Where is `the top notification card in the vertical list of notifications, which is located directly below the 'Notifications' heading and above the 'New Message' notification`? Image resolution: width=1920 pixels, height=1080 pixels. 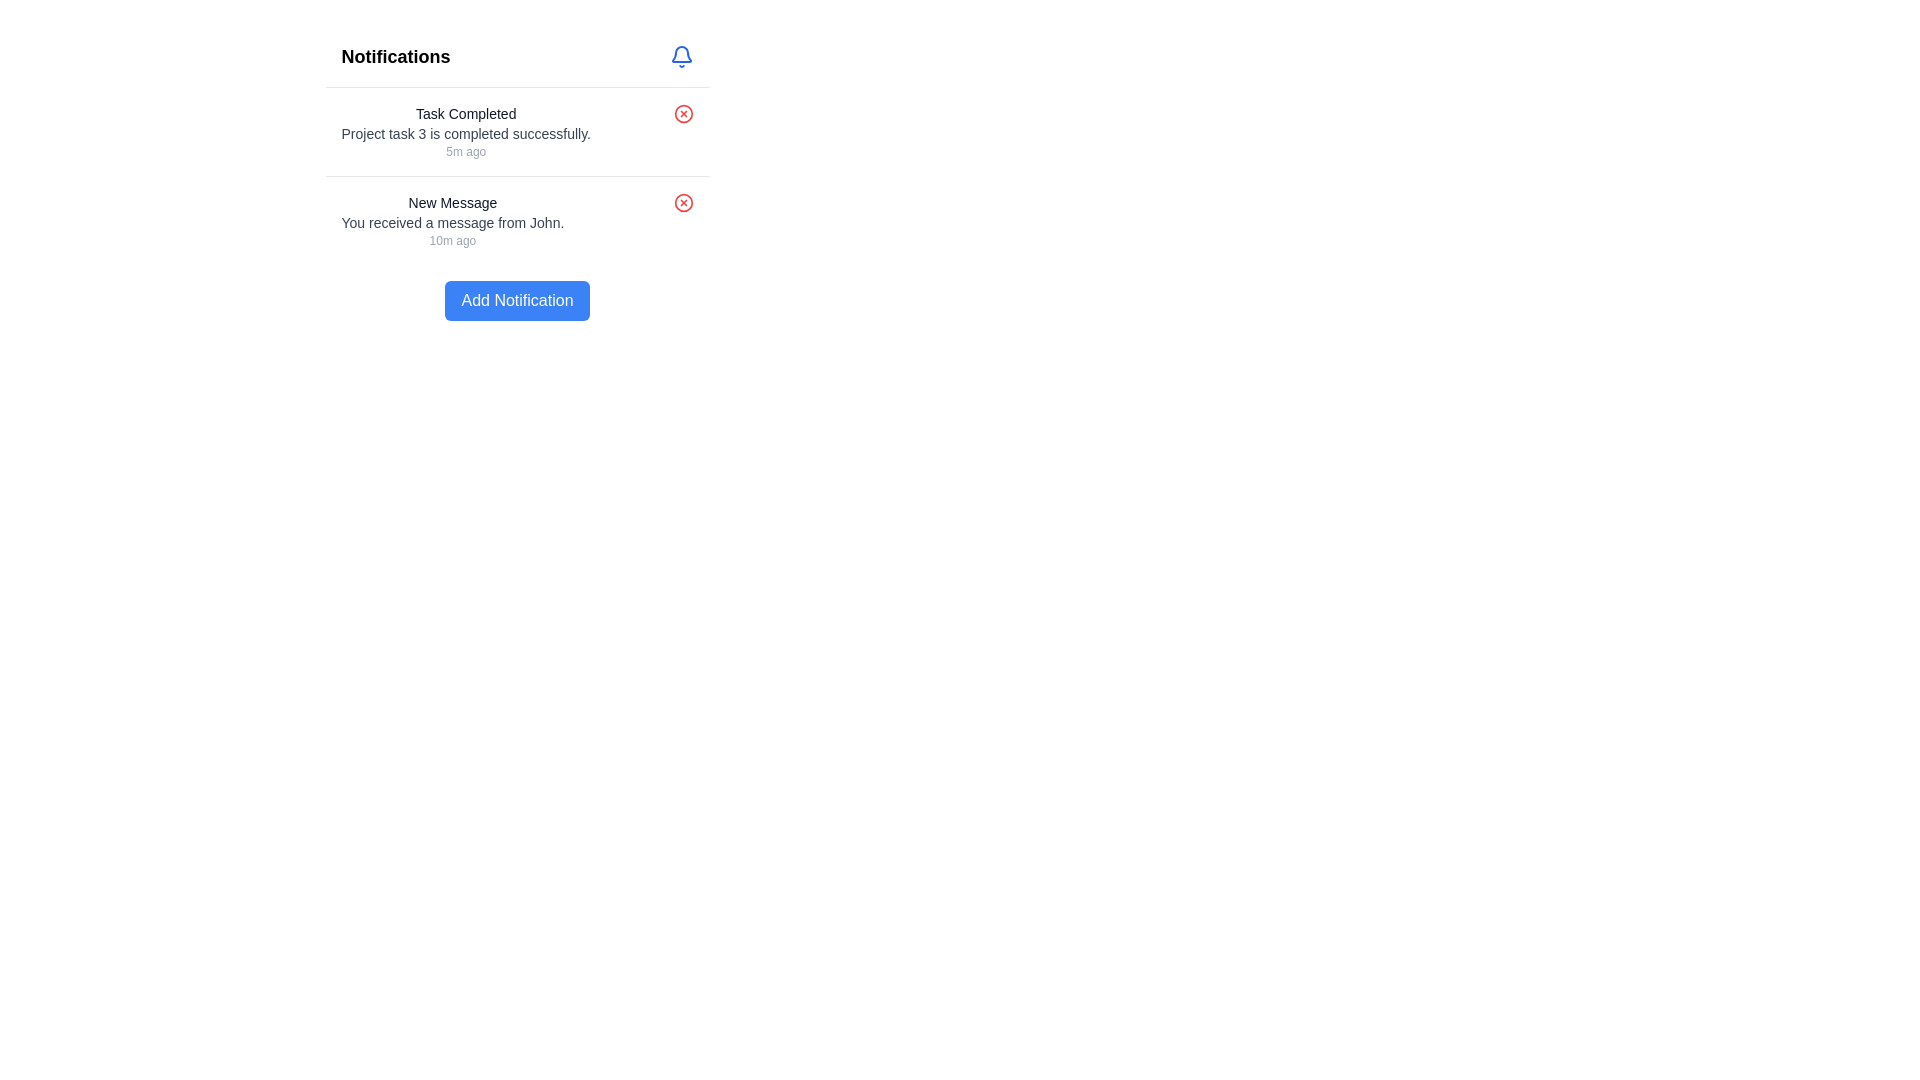 the top notification card in the vertical list of notifications, which is located directly below the 'Notifications' heading and above the 'New Message' notification is located at coordinates (517, 131).